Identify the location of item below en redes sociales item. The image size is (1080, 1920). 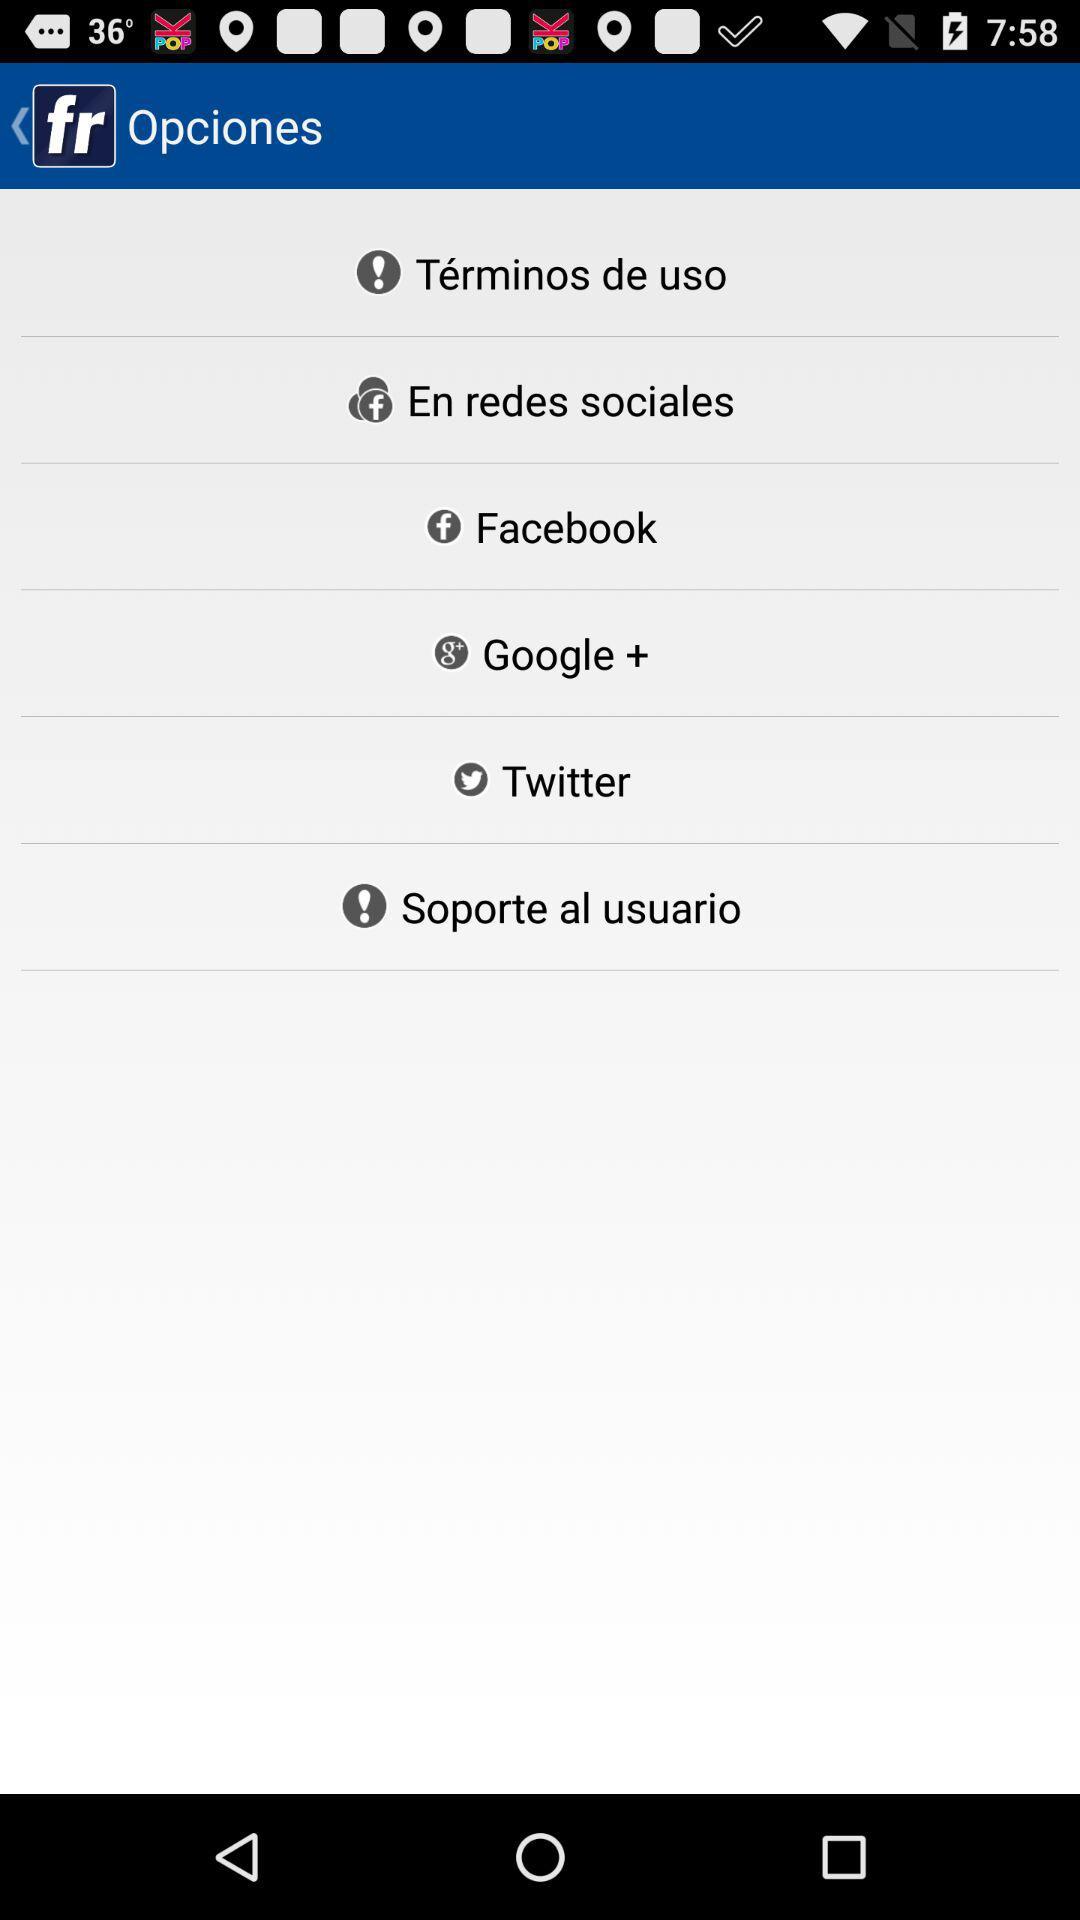
(540, 526).